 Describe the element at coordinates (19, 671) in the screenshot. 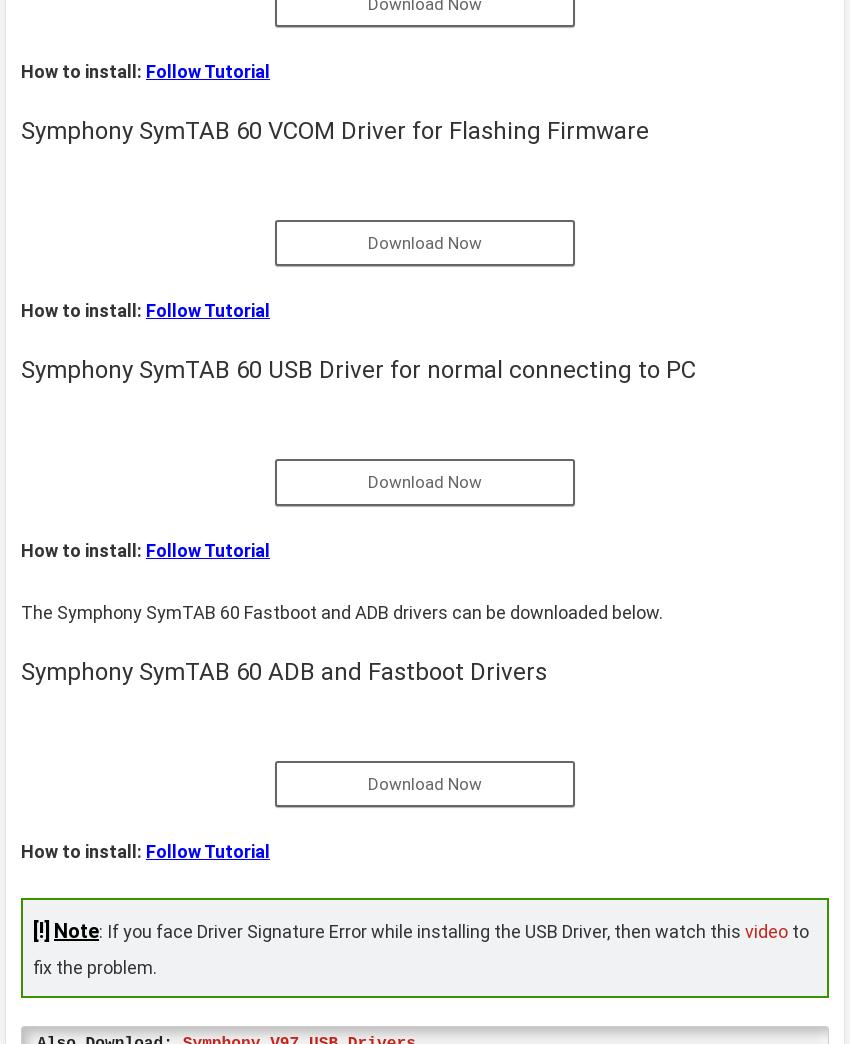

I see `'Symphony SymTAB 60 ADB and Fastboot Drivers'` at that location.